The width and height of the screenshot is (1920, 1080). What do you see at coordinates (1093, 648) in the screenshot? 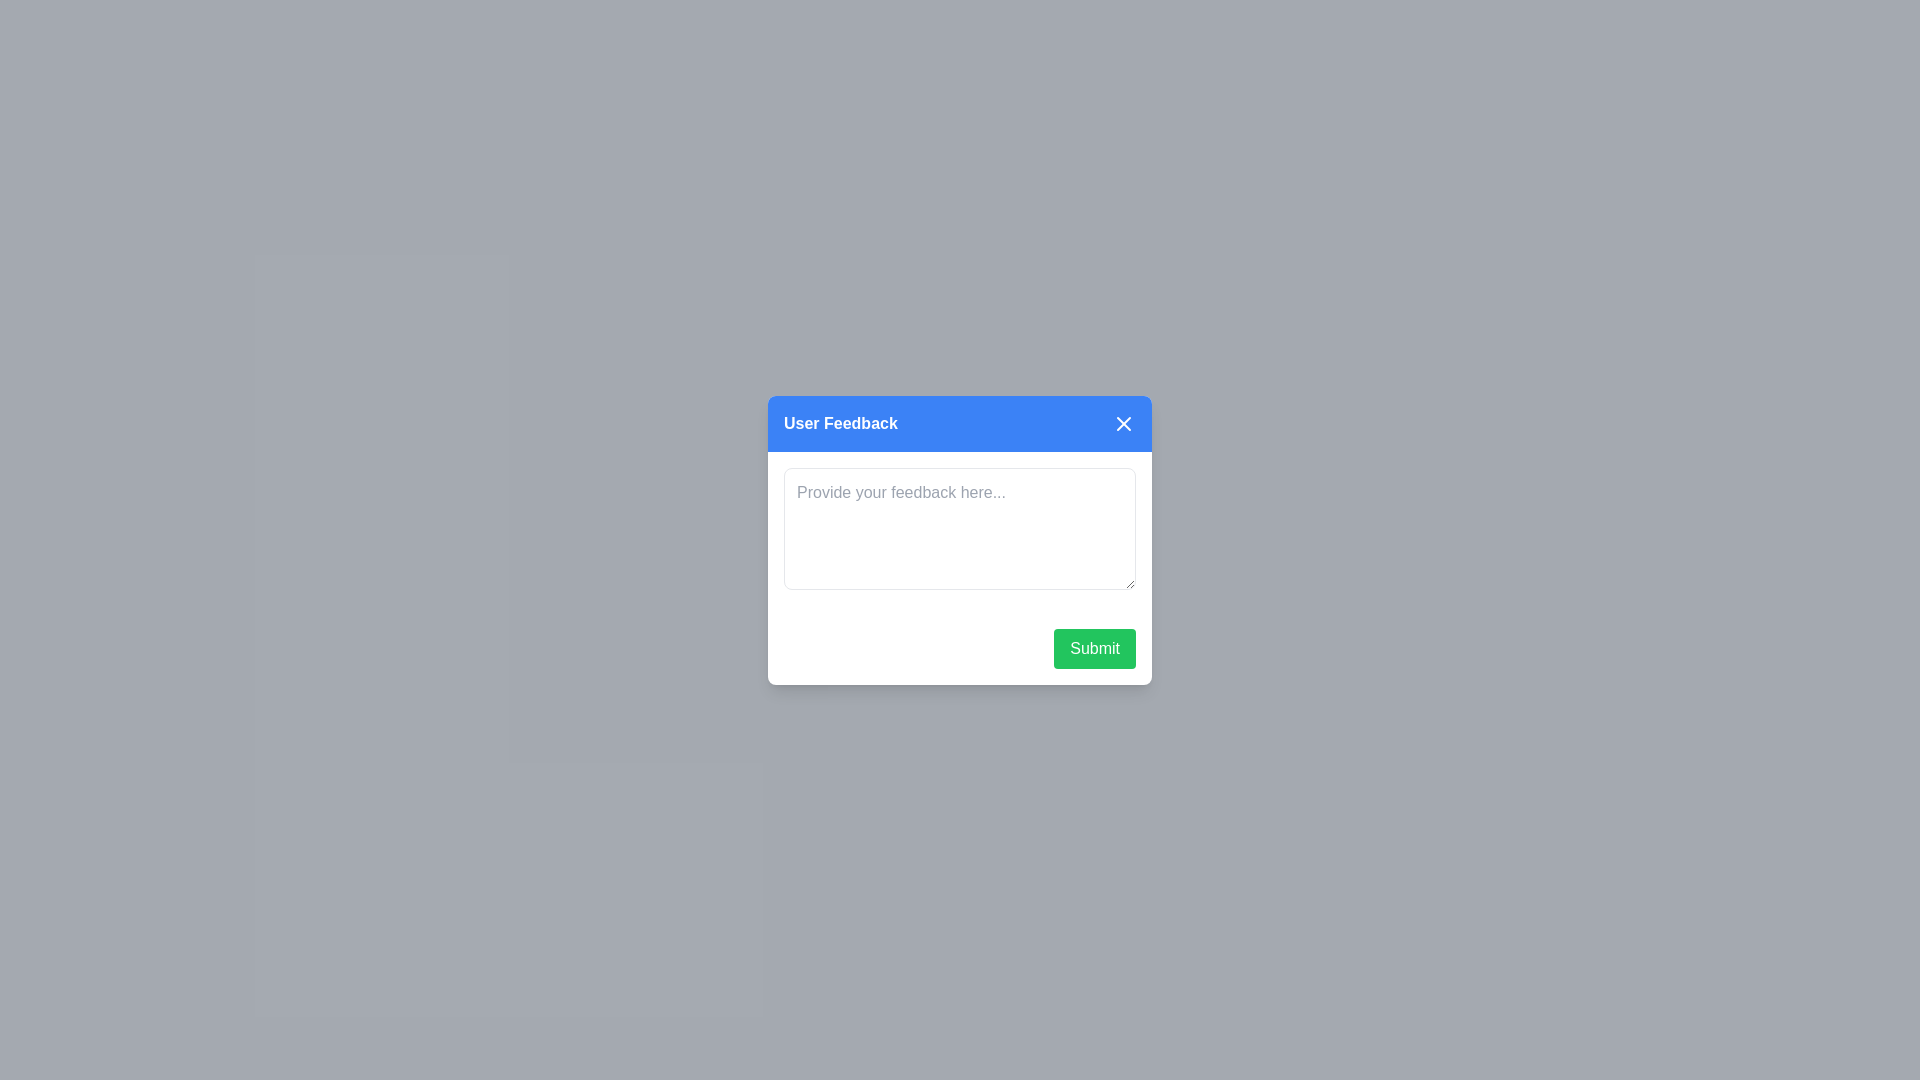
I see `the submit button to submit feedback` at bounding box center [1093, 648].